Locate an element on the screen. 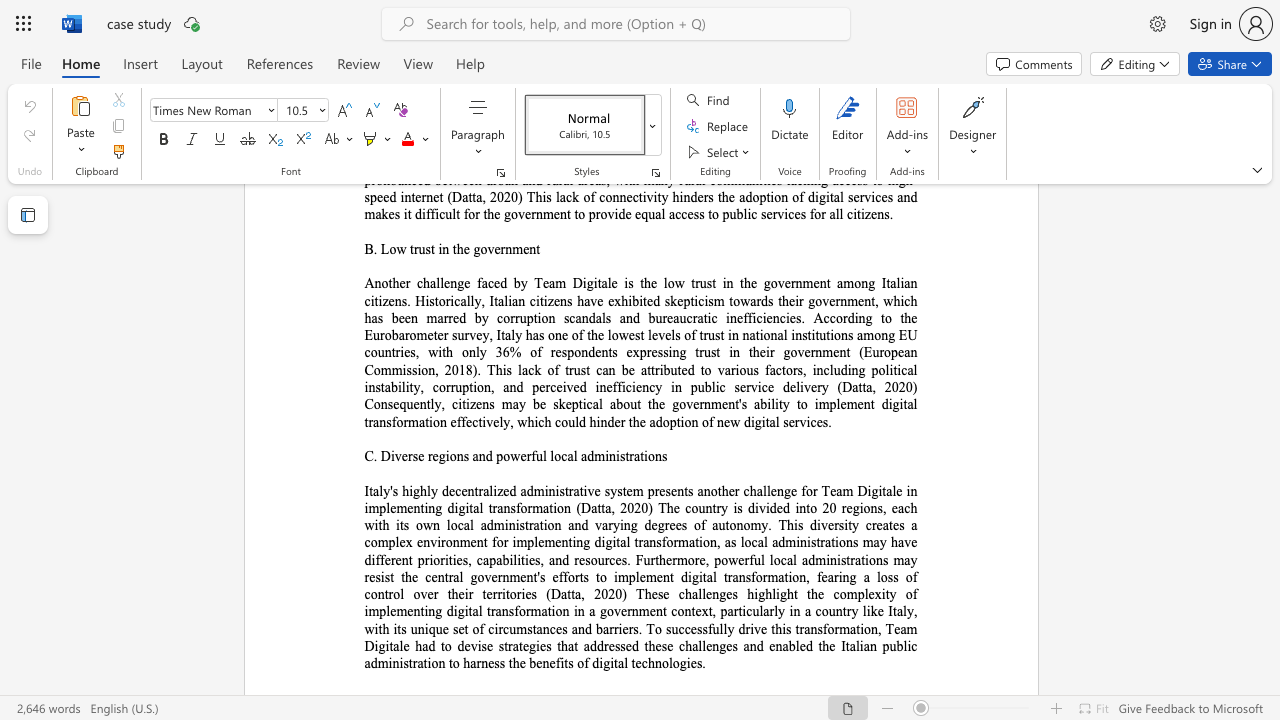 The height and width of the screenshot is (720, 1280). the 4th character "e" in the text is located at coordinates (523, 456).